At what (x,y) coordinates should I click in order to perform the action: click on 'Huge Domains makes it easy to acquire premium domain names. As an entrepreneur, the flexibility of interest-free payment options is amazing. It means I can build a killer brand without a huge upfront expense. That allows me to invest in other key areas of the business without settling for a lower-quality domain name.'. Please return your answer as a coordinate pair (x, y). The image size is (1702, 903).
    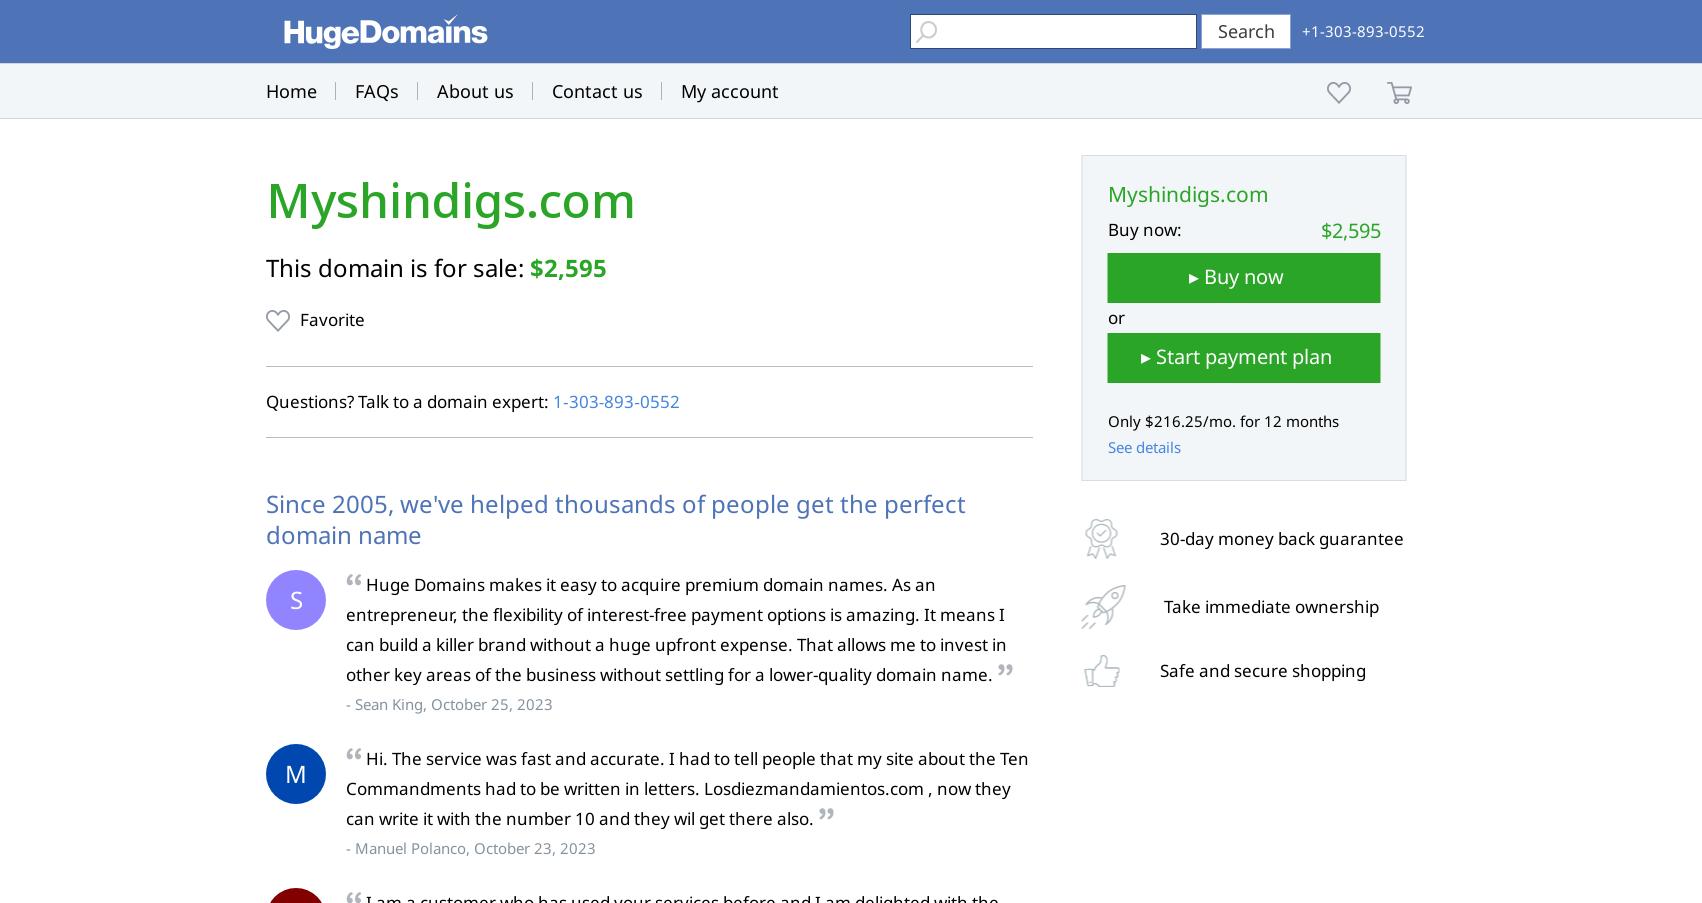
    Looking at the image, I should click on (676, 629).